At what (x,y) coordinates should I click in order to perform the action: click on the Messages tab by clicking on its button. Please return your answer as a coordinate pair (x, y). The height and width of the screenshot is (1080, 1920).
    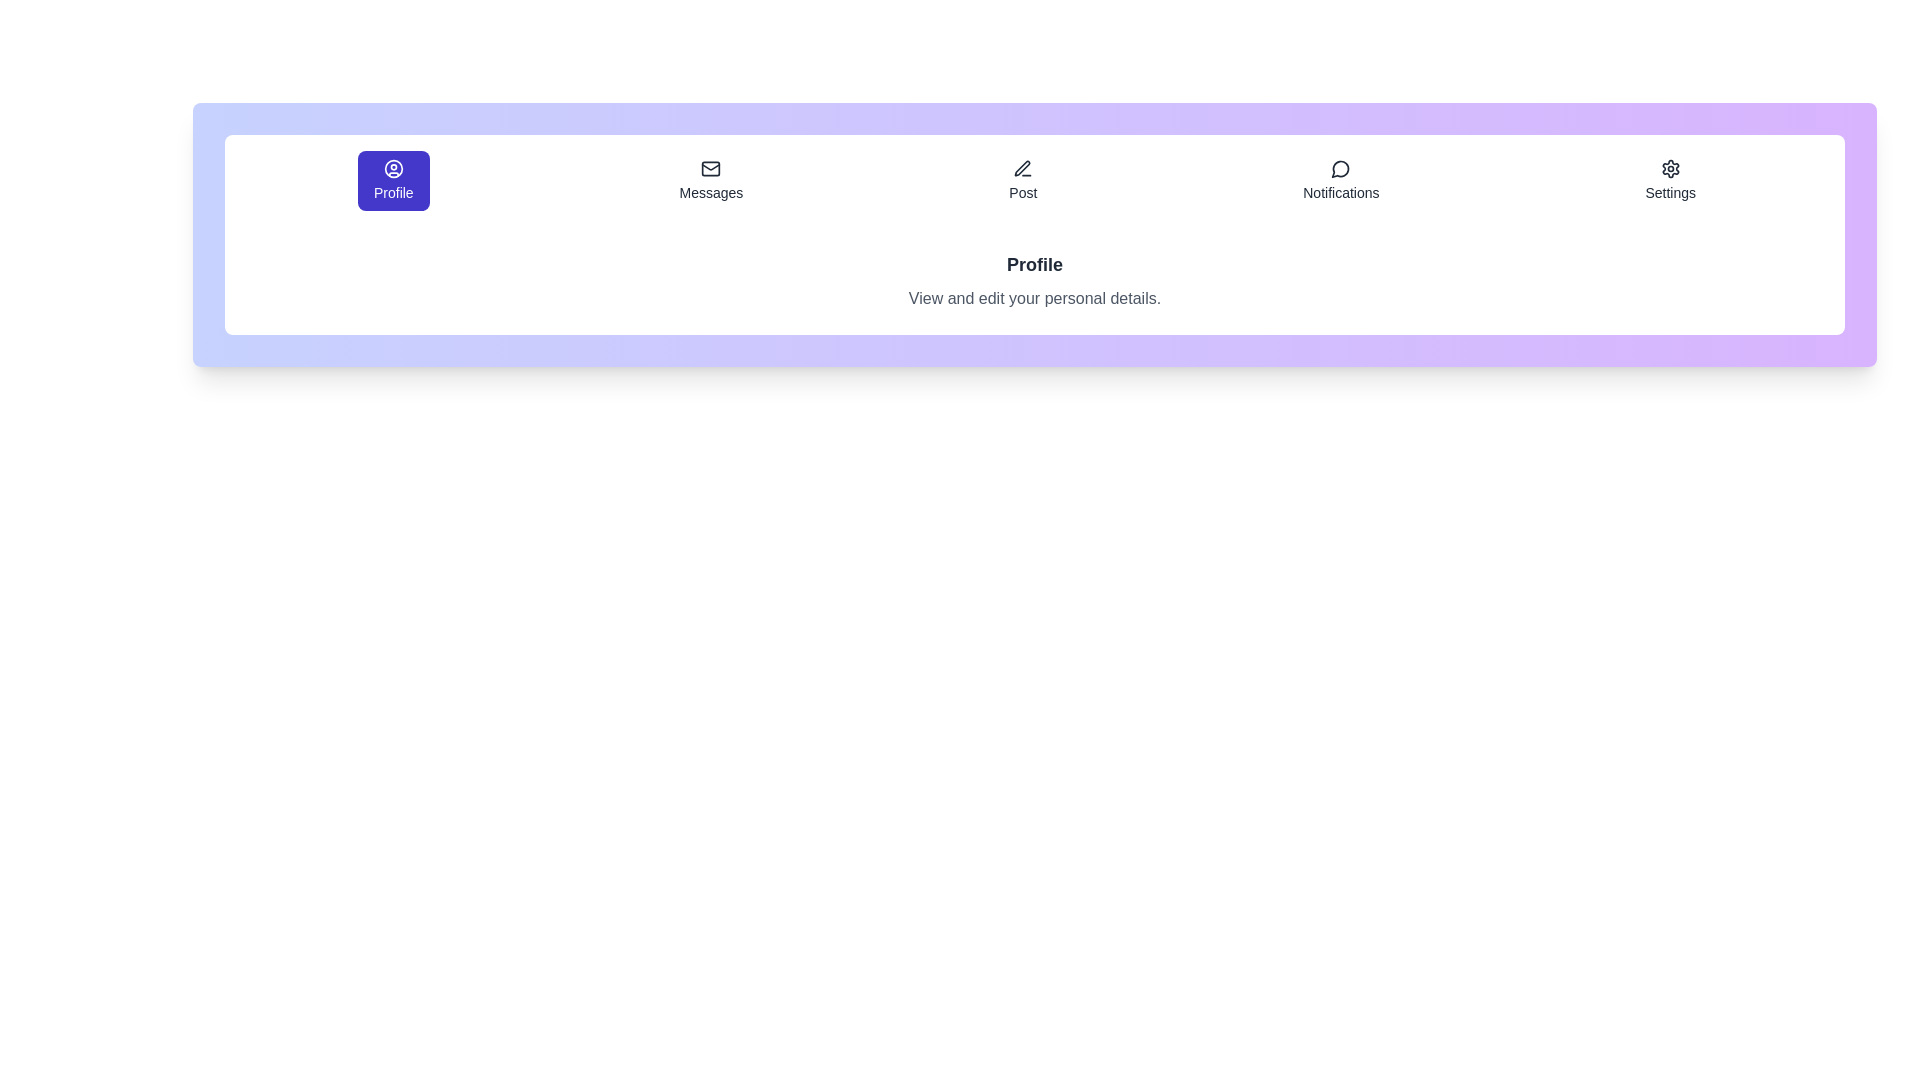
    Looking at the image, I should click on (711, 181).